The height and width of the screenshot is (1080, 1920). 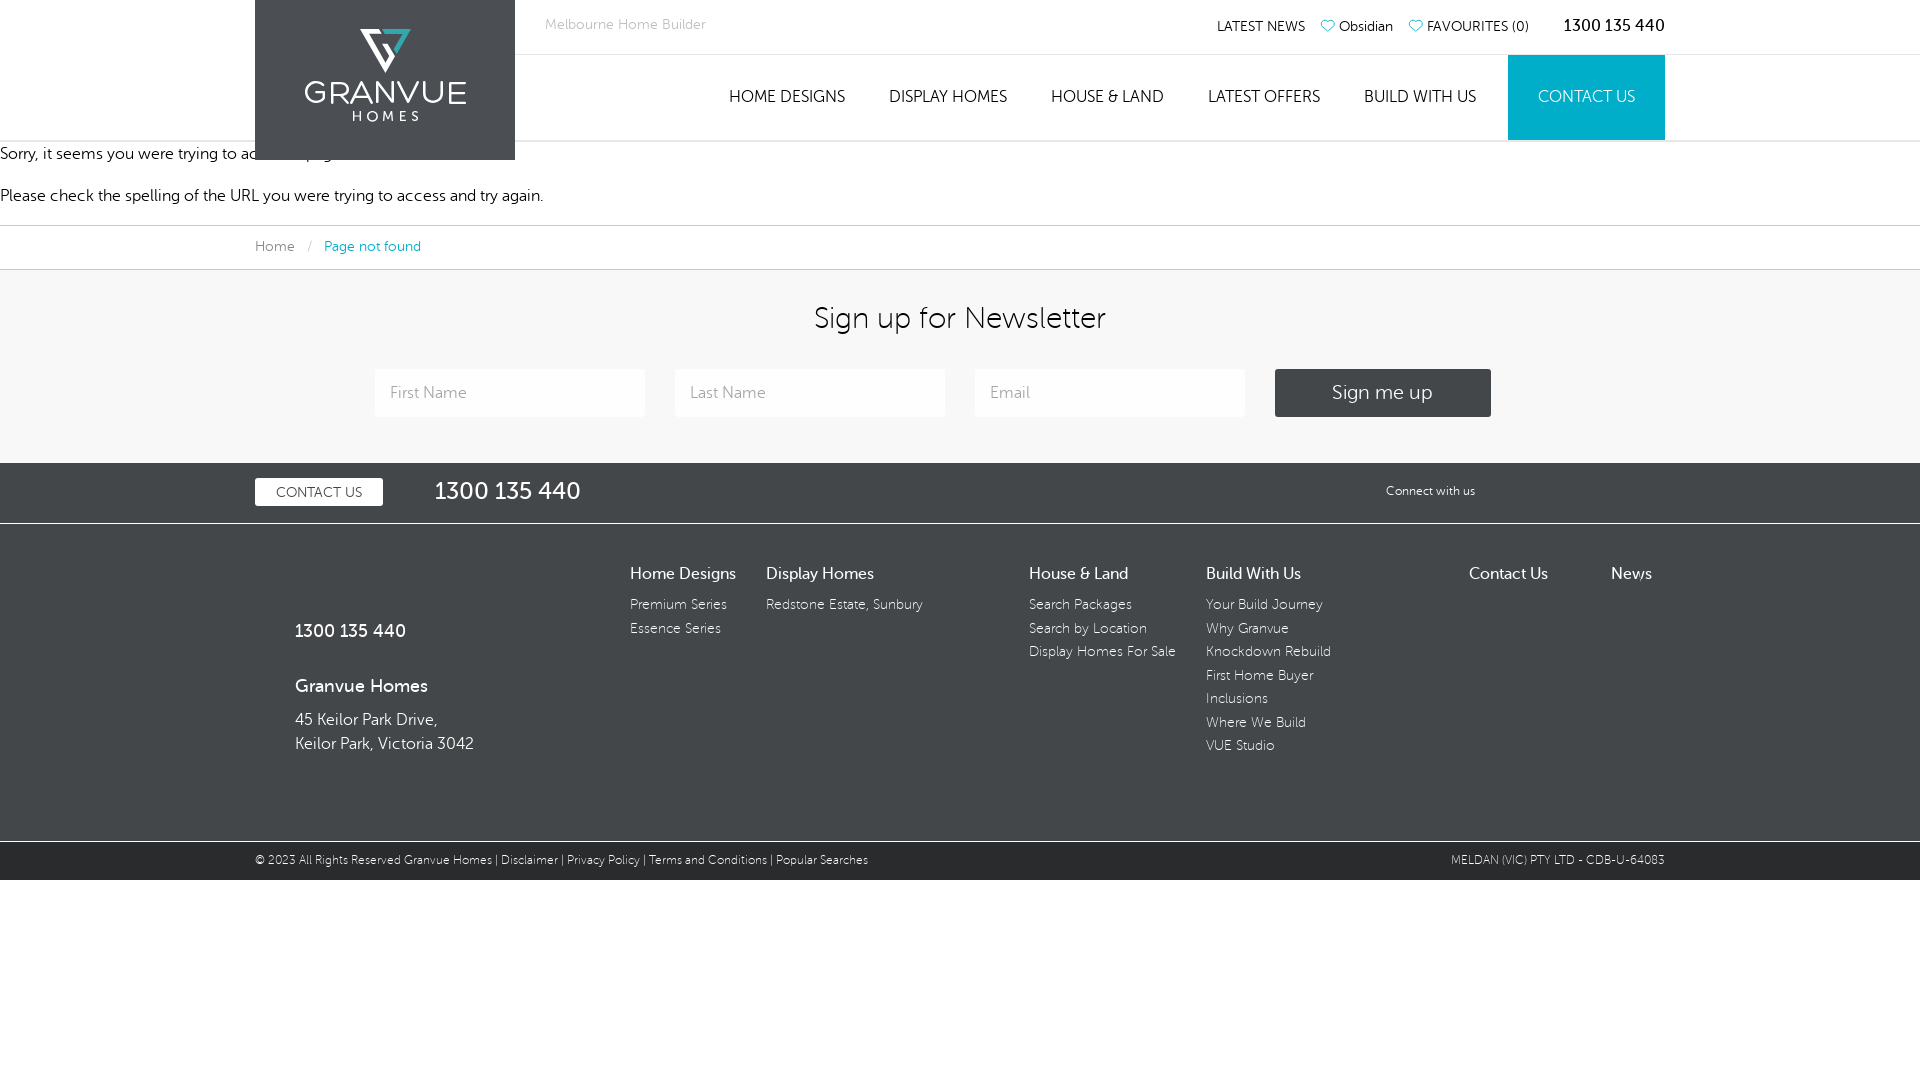 I want to click on 'LATEST OFFERS', so click(x=1185, y=97).